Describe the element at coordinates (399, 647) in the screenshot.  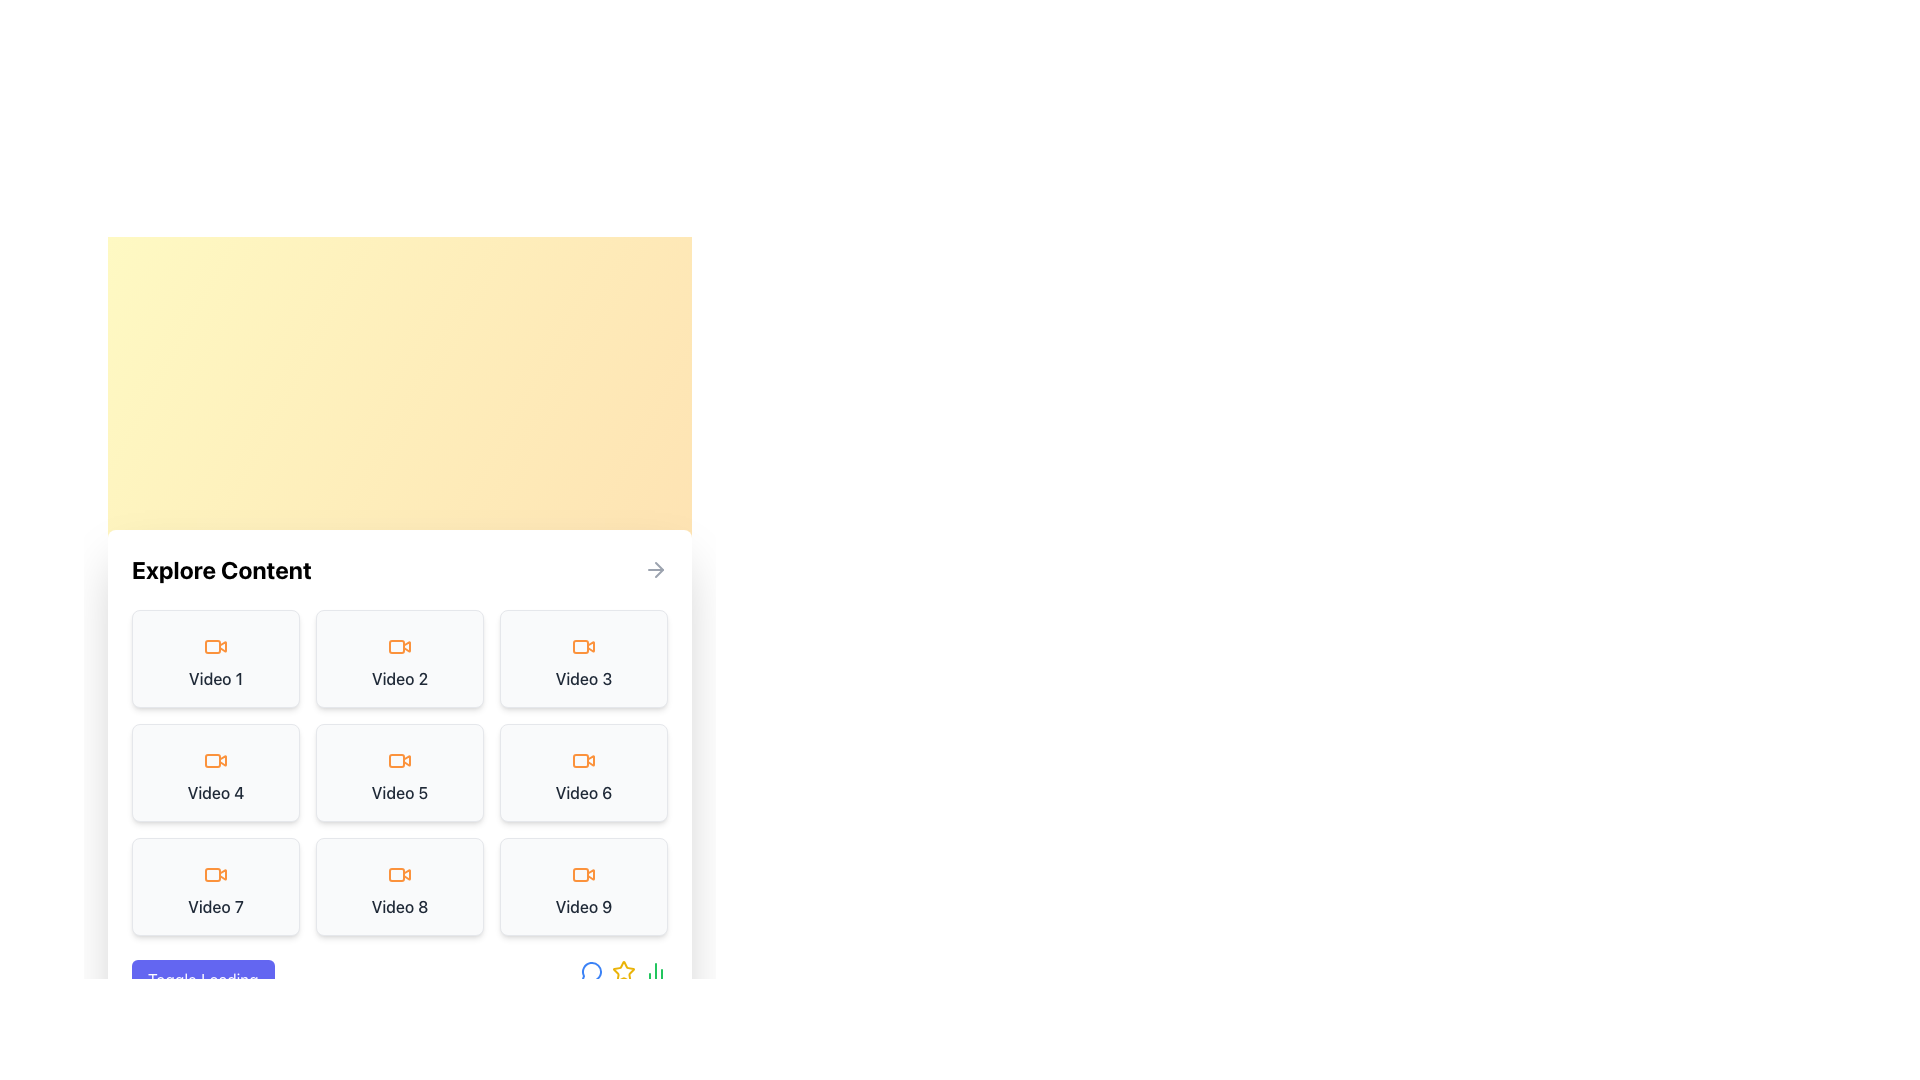
I see `the video content type icon located in the second card labeled 'Video 2' under the 'Explore Content' heading in the grid layout` at that location.